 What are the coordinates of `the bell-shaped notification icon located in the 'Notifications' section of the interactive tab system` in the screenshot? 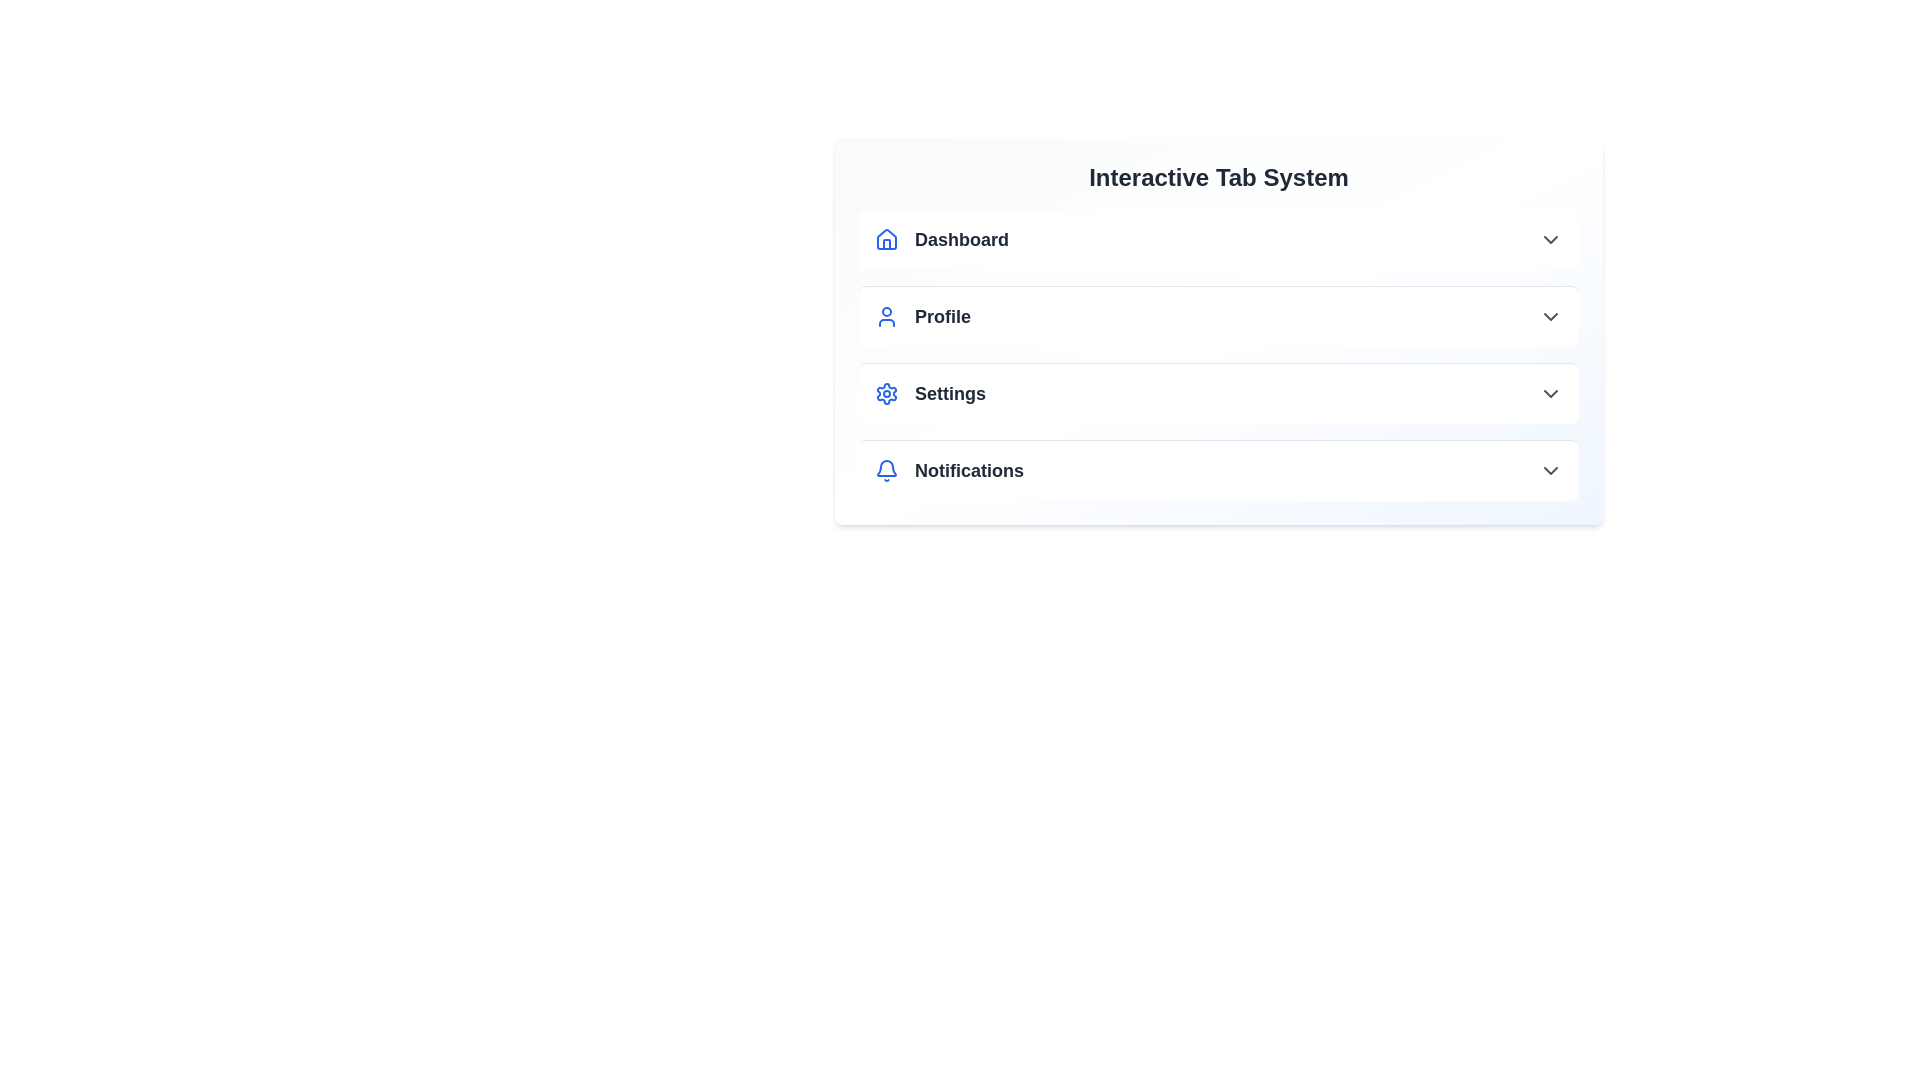 It's located at (886, 468).